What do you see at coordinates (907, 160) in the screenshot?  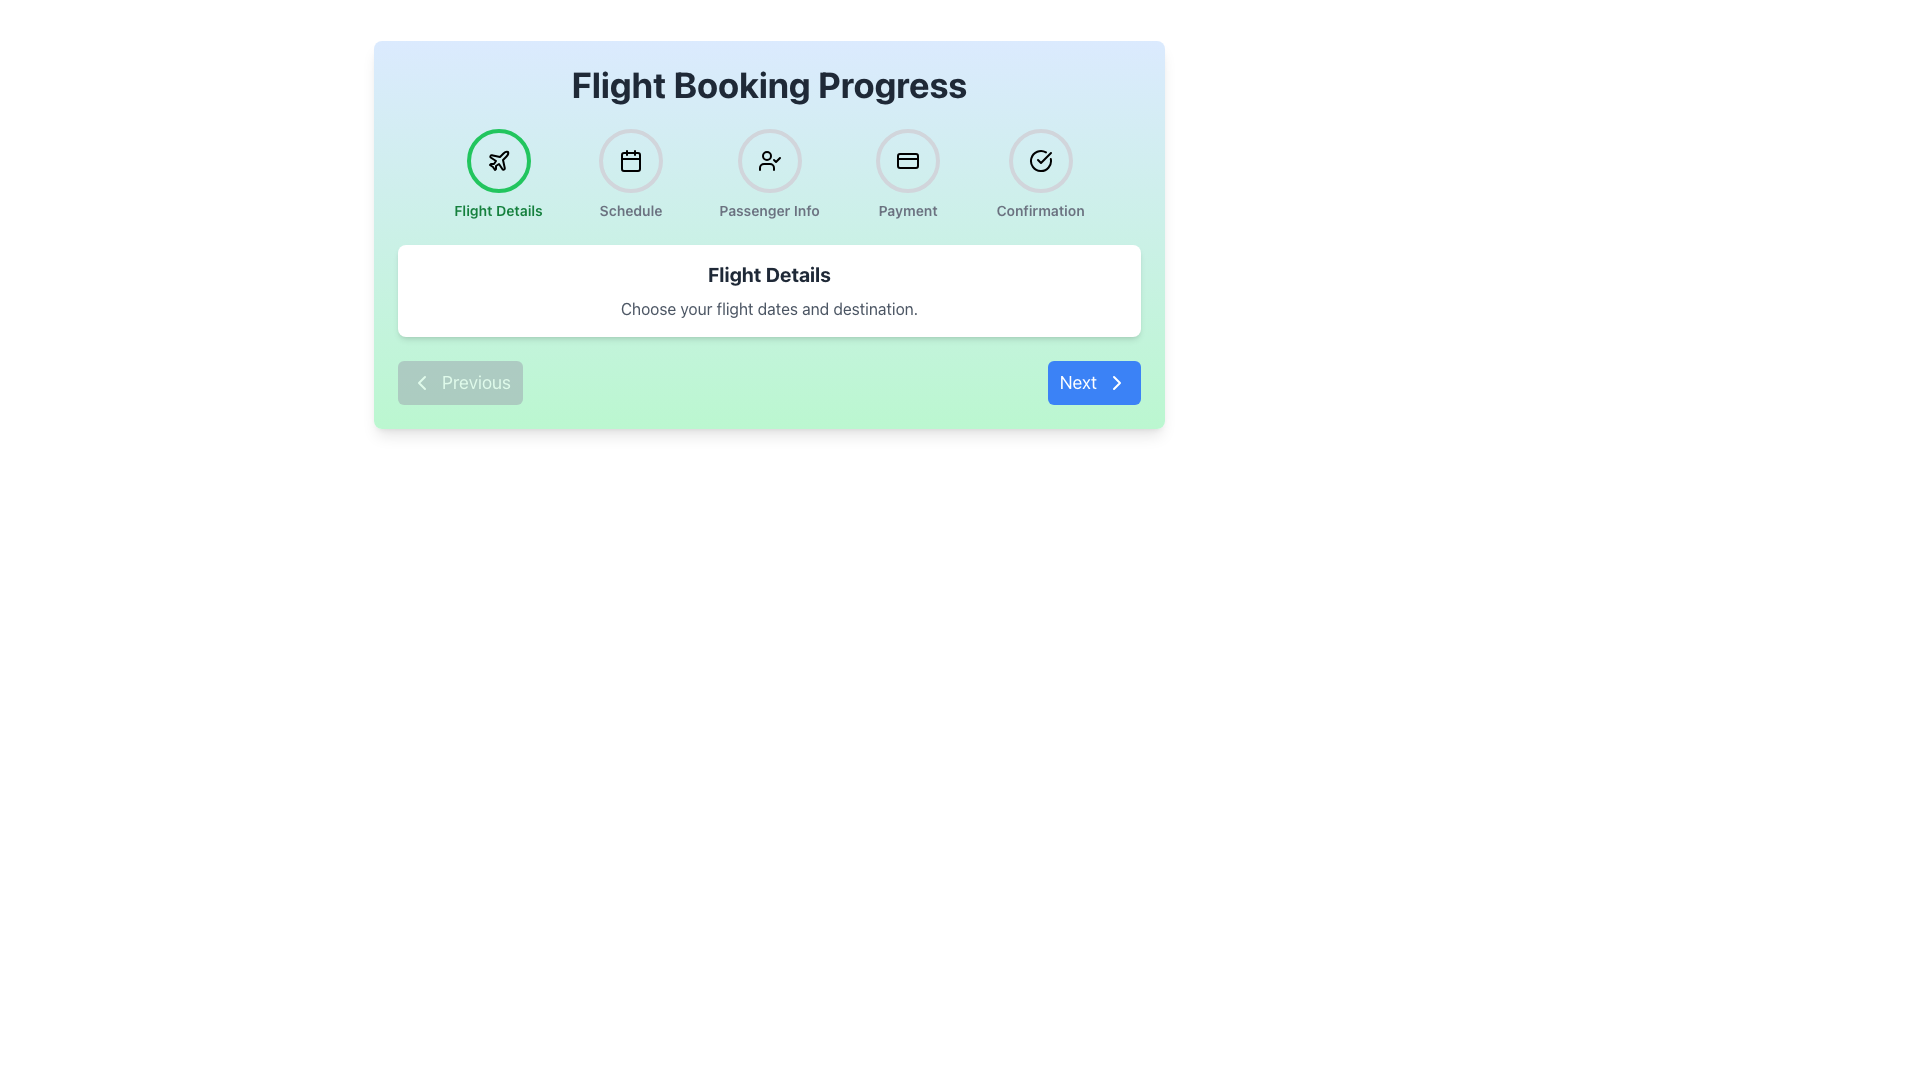 I see `the 'Payment' circular button icon in the navigation bar` at bounding box center [907, 160].